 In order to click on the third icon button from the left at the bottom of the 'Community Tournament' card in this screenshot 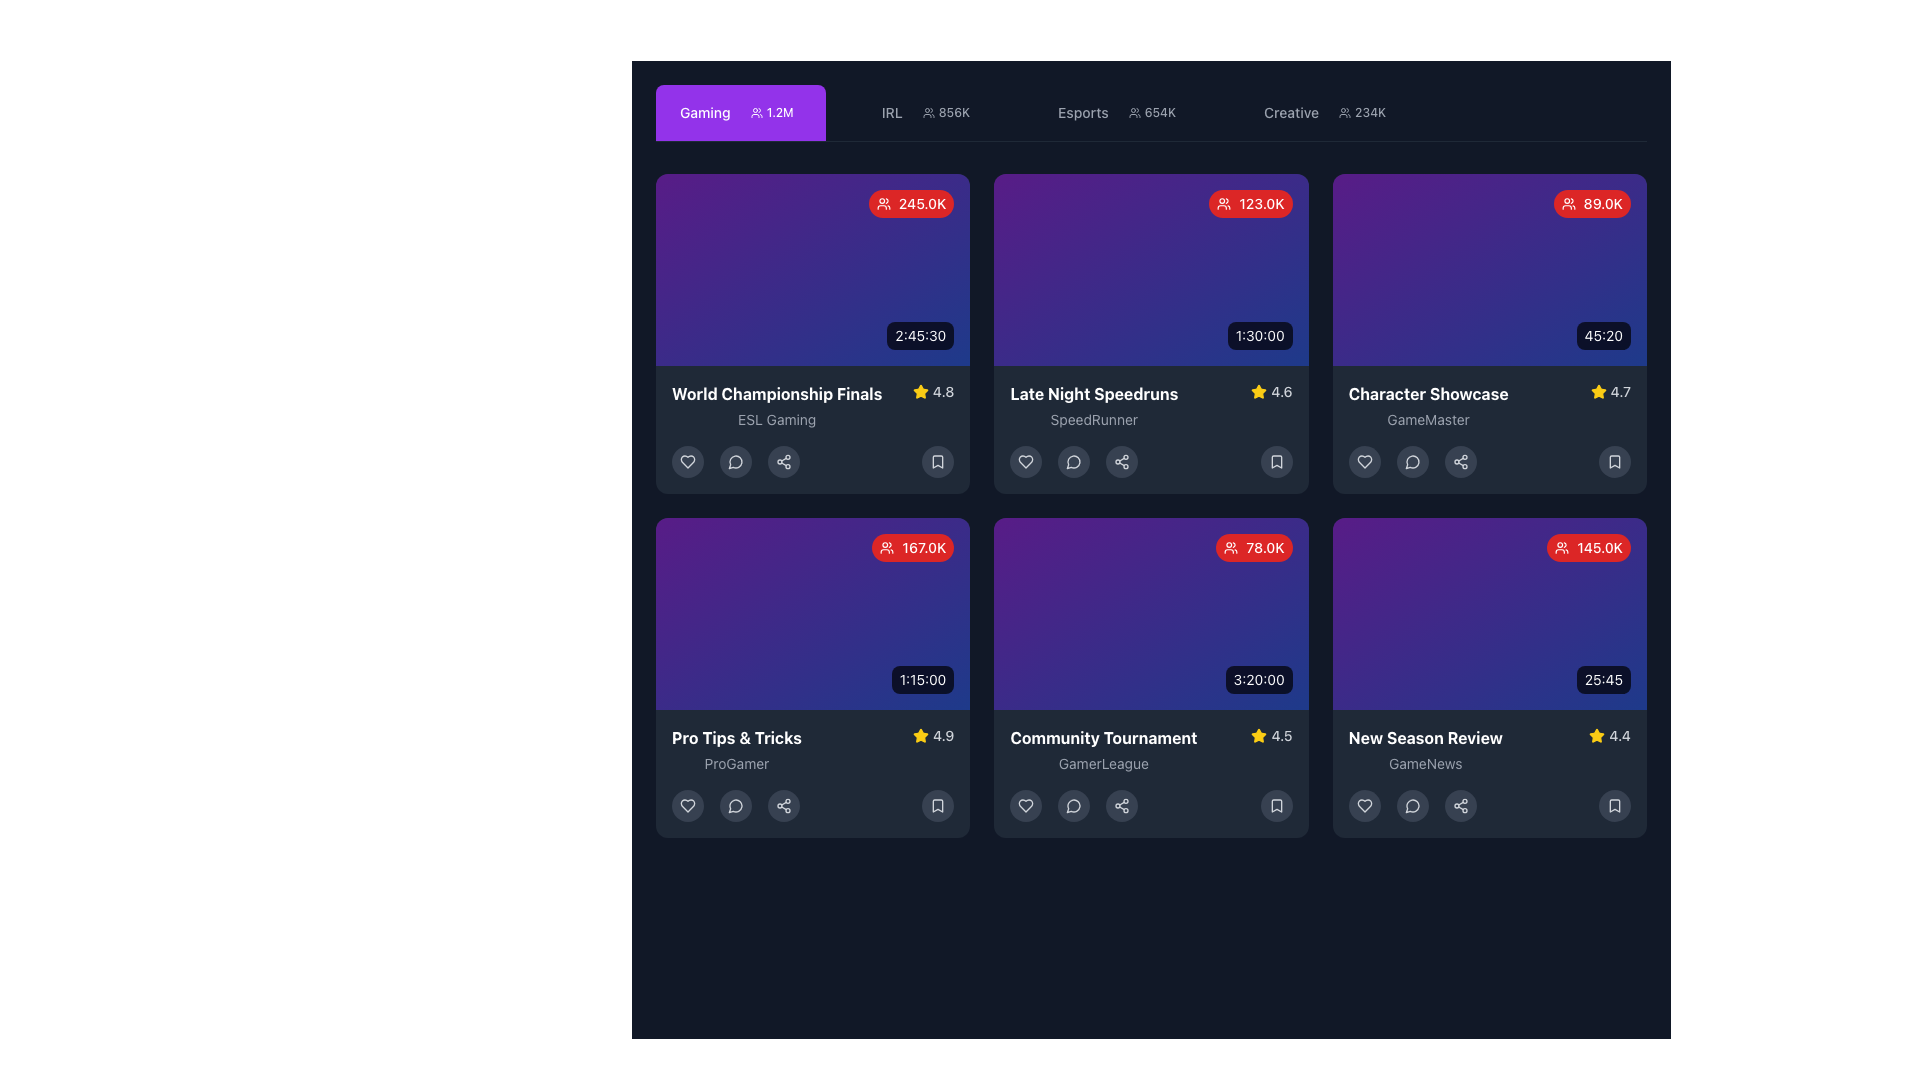, I will do `click(1073, 805)`.